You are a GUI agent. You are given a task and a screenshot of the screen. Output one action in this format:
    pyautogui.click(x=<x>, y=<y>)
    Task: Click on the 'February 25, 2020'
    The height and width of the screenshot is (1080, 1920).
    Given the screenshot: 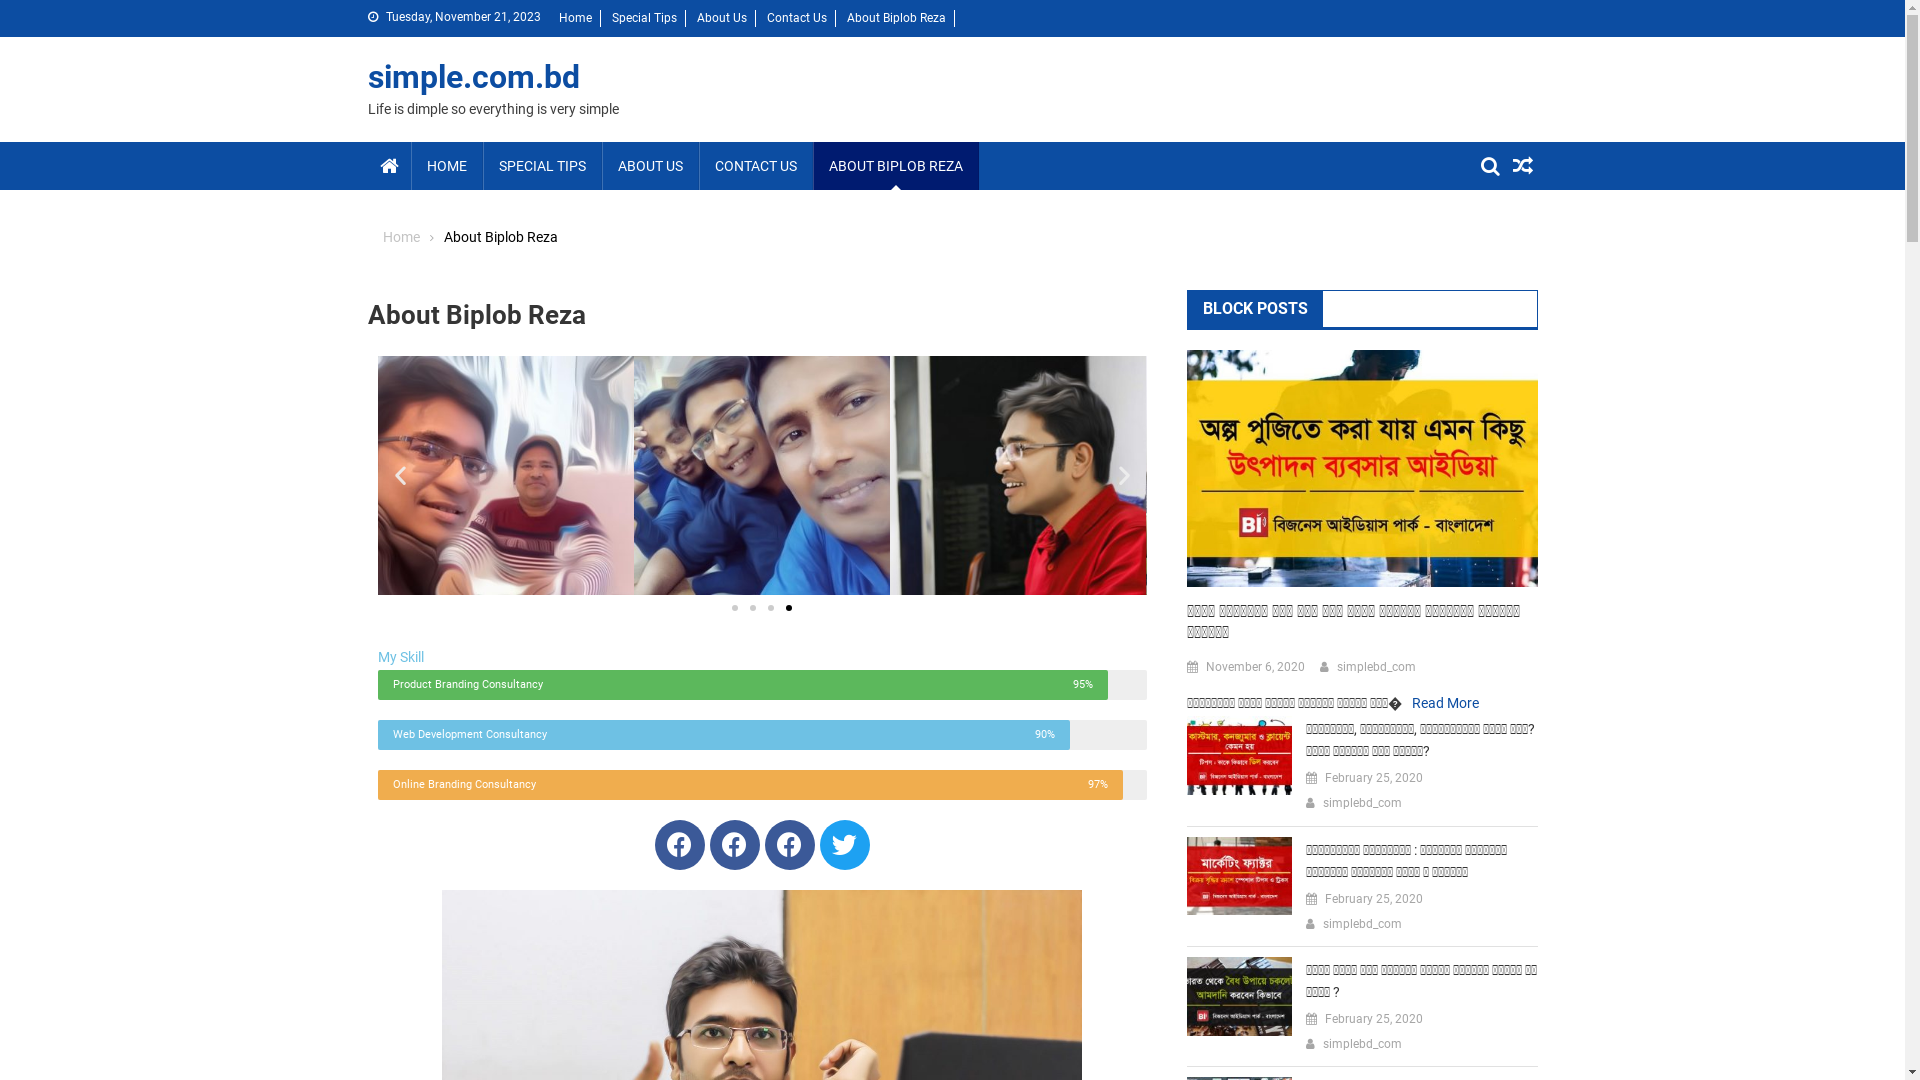 What is the action you would take?
    pyautogui.click(x=1324, y=778)
    